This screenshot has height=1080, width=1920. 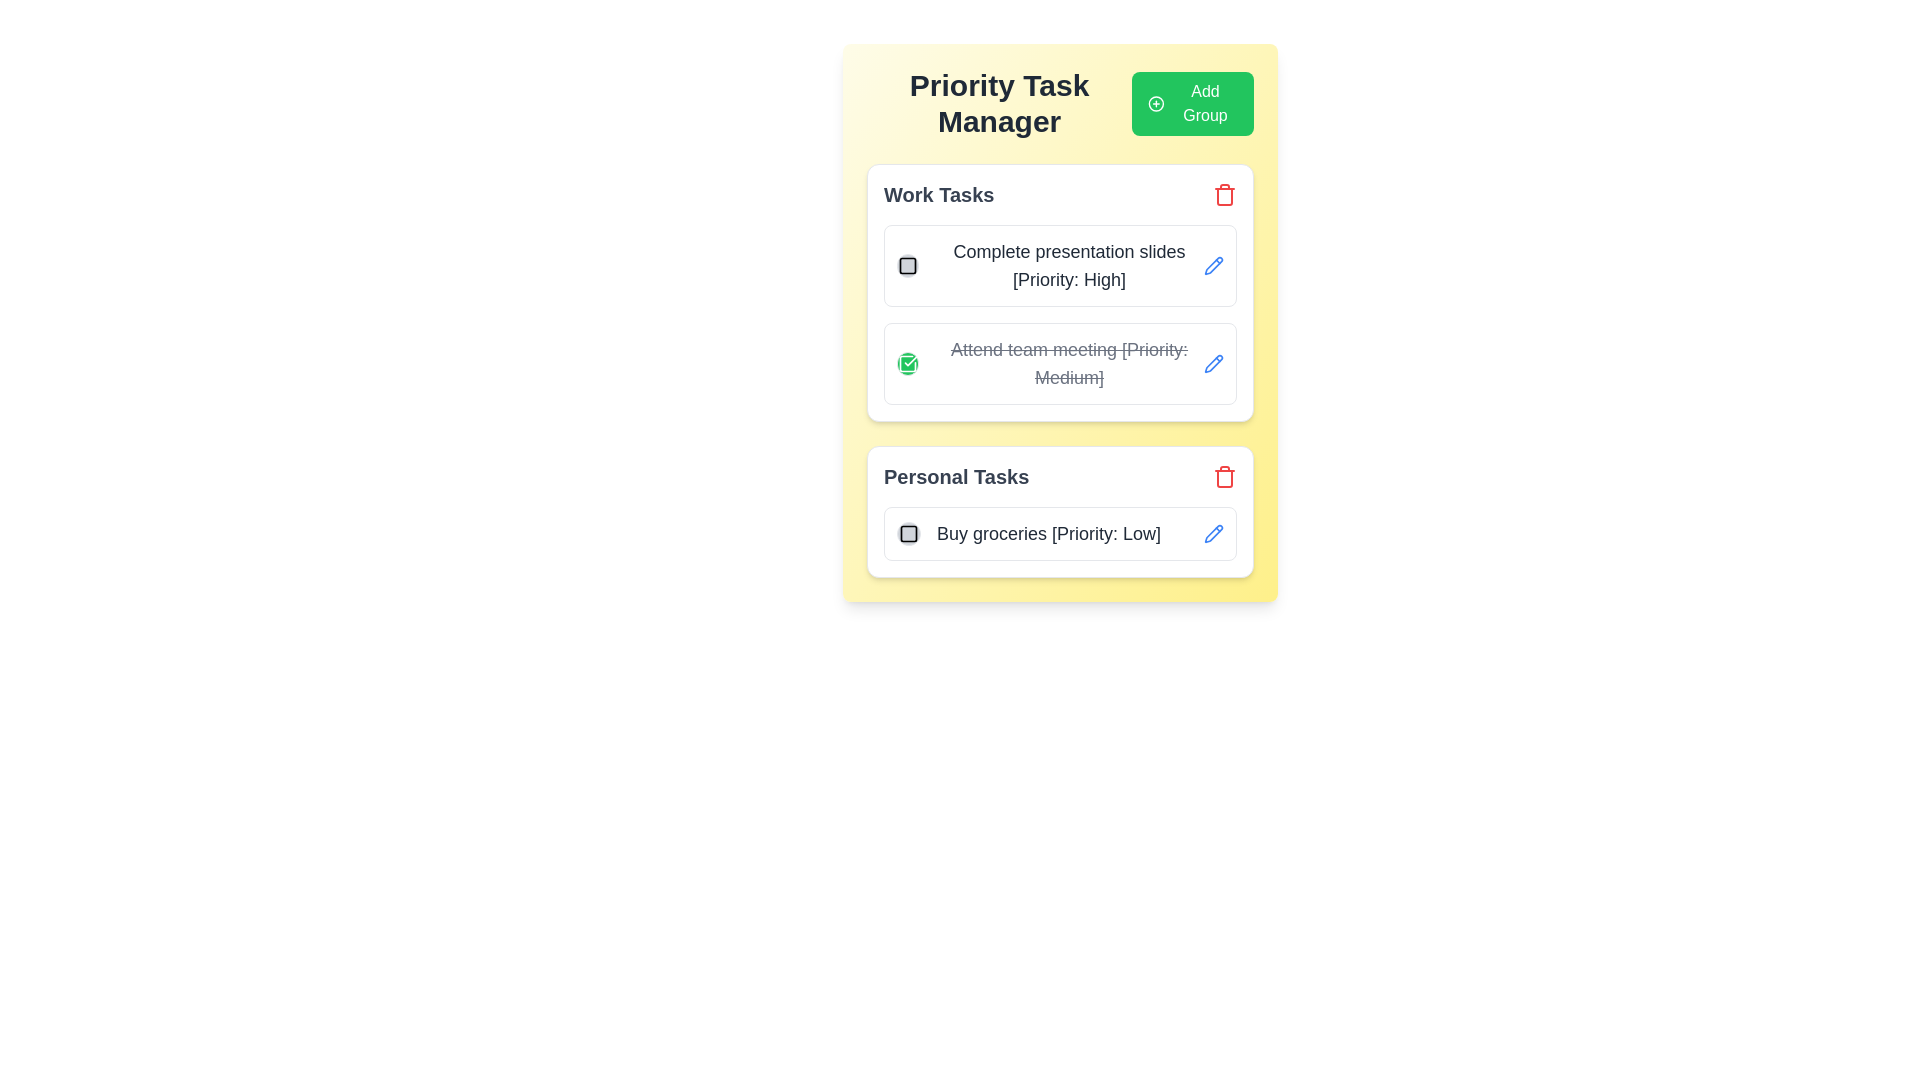 I want to click on the task text labeled 'Complete presentation slides [Priority: High]' in the first card of the 'Work Tasks' group, so click(x=1059, y=265).